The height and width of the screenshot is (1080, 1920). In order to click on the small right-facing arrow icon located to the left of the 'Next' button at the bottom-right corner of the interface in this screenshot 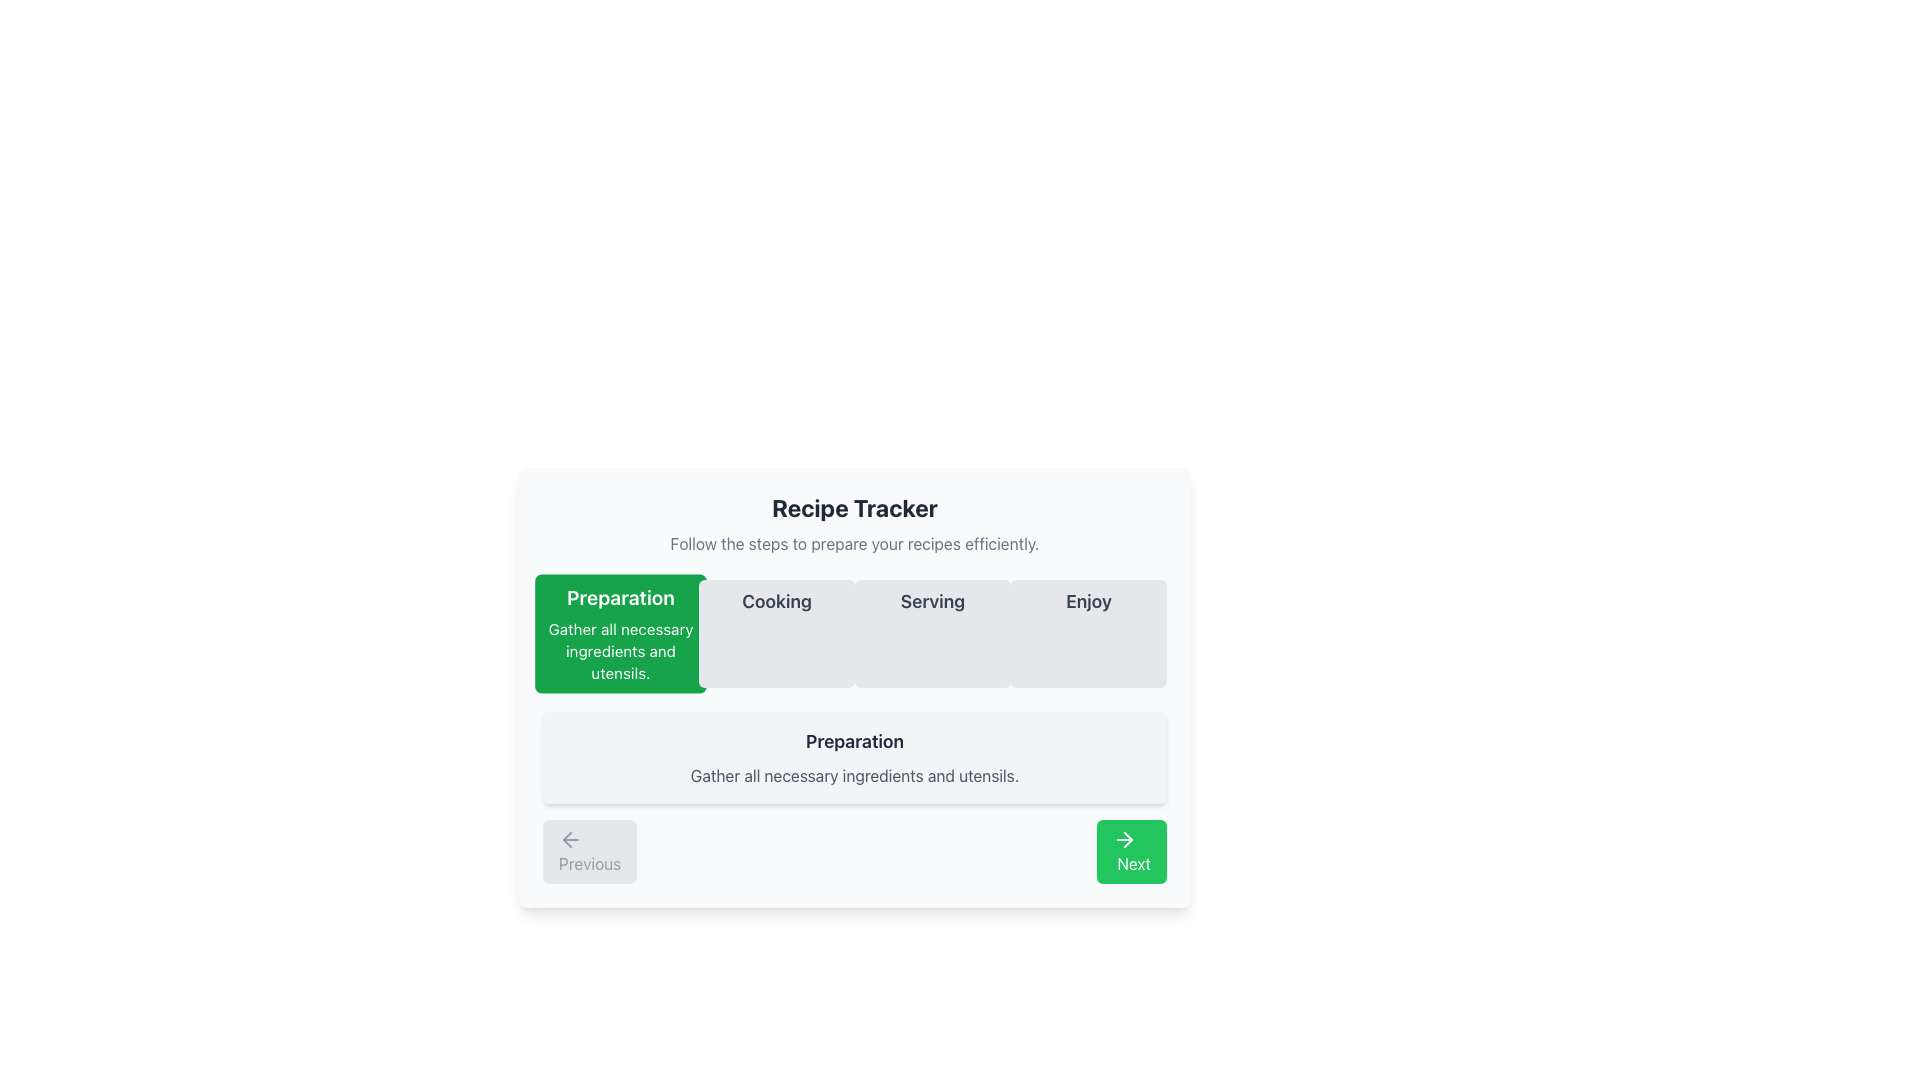, I will do `click(1128, 840)`.